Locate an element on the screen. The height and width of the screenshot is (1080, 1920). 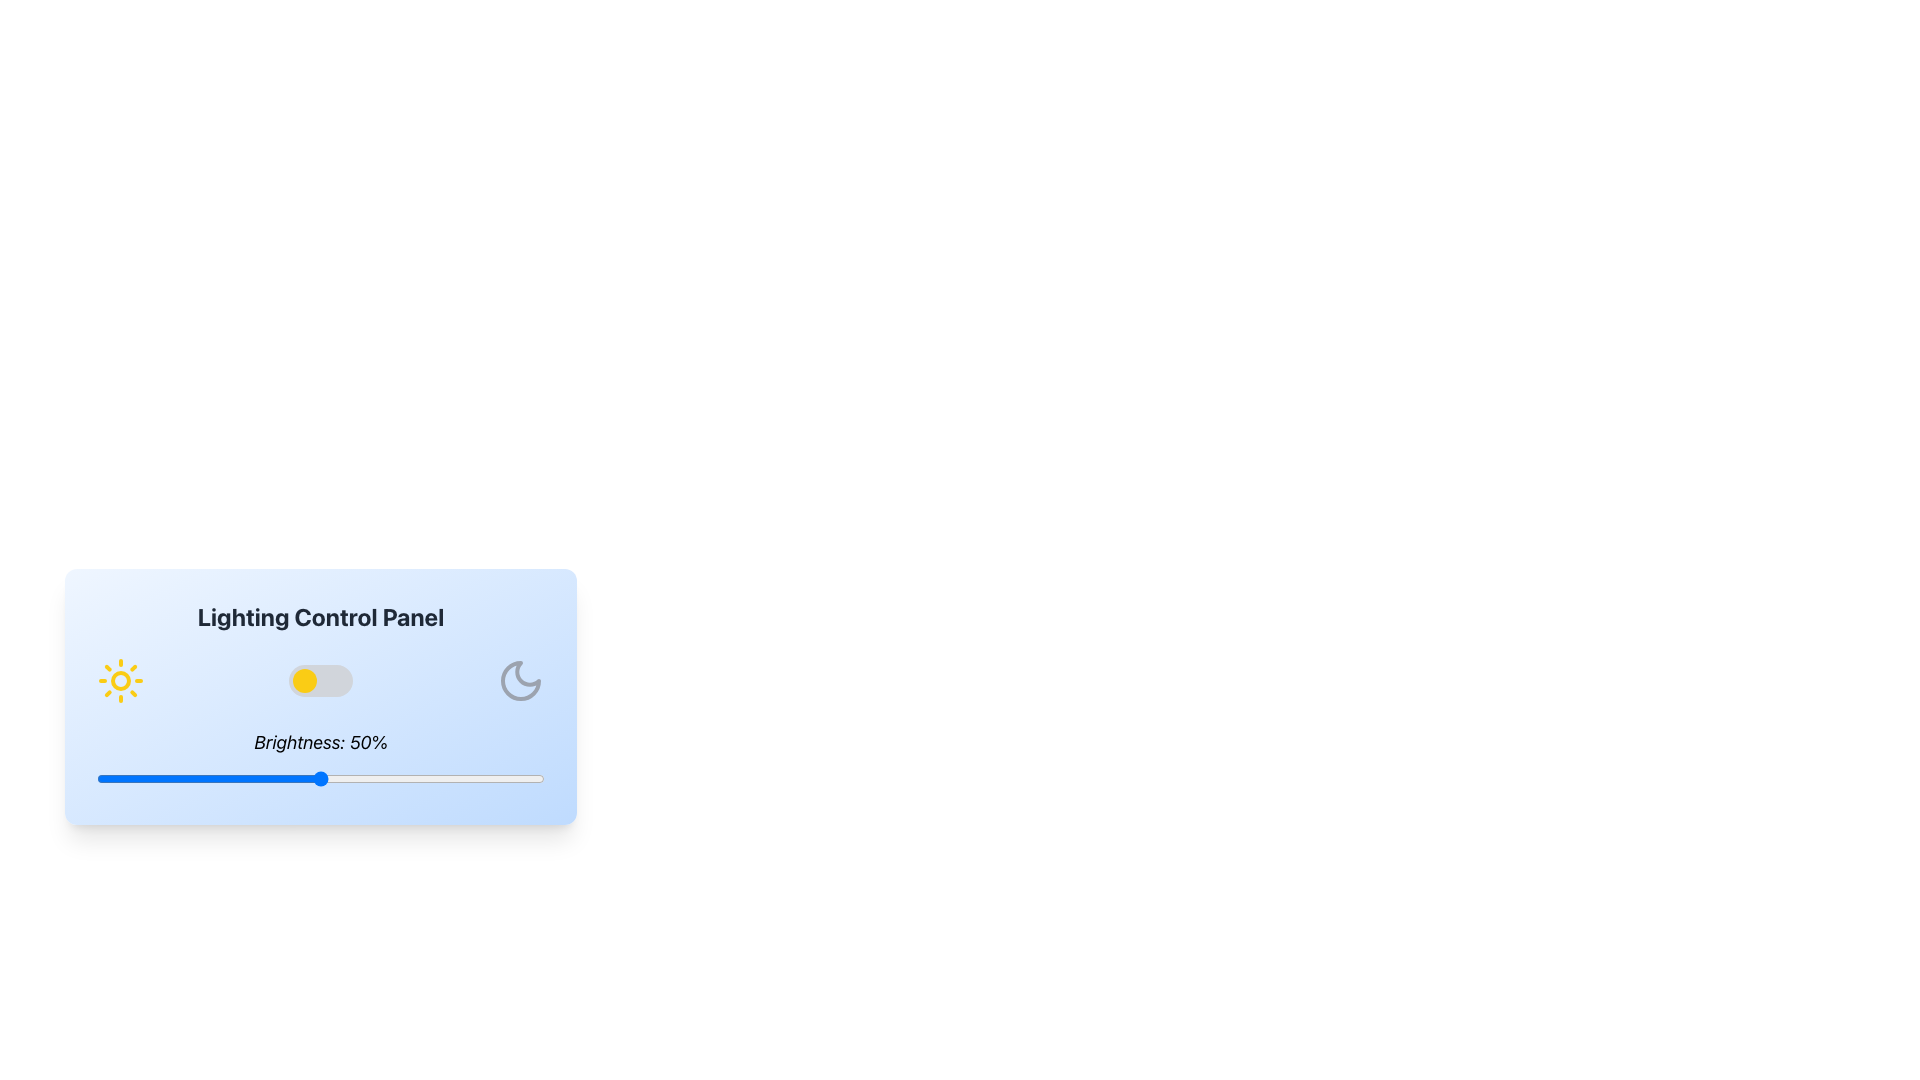
the crescent moon-shaped icon is located at coordinates (521, 680).